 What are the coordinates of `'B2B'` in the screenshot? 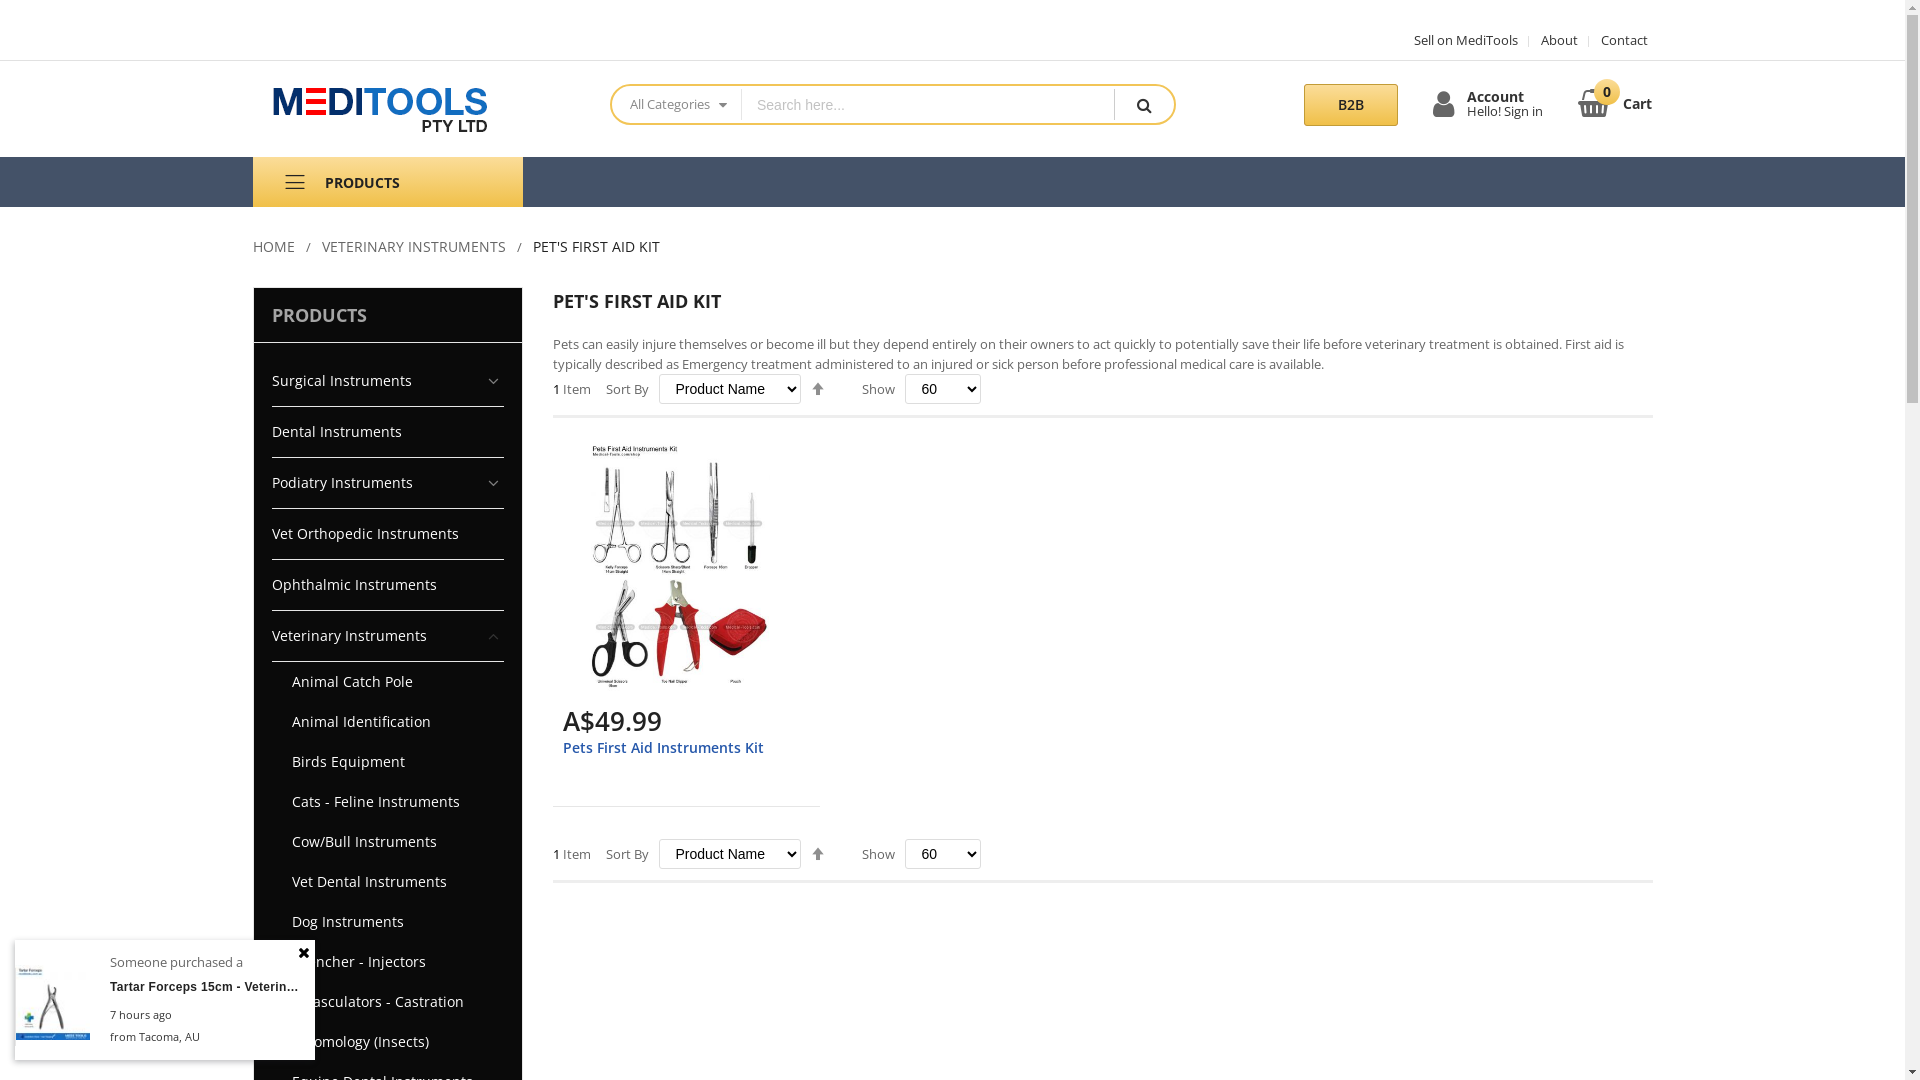 It's located at (1350, 104).